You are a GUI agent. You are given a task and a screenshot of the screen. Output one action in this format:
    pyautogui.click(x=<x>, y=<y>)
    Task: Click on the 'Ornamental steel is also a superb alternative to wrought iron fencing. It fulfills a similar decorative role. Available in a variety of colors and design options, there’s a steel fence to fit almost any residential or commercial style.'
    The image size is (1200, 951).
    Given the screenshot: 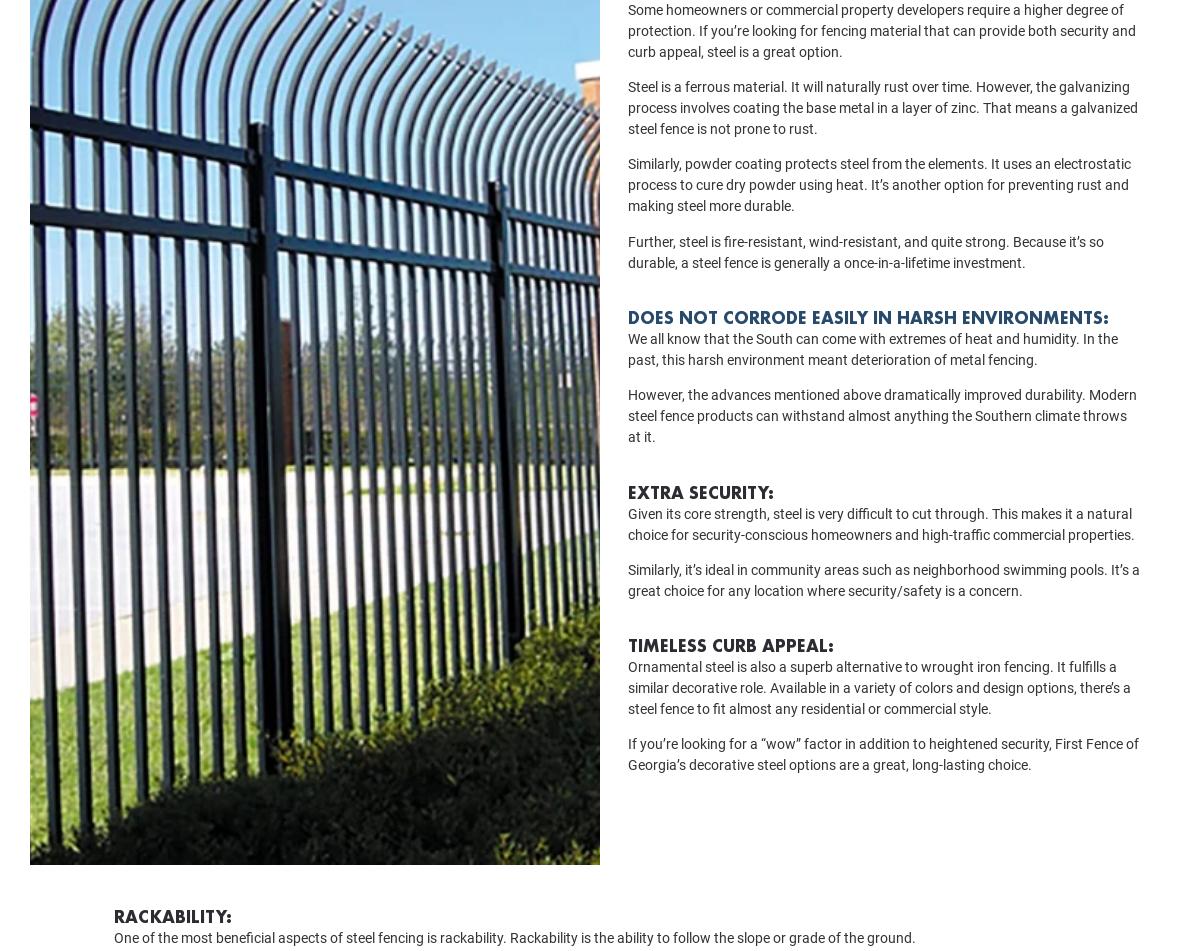 What is the action you would take?
    pyautogui.click(x=878, y=715)
    